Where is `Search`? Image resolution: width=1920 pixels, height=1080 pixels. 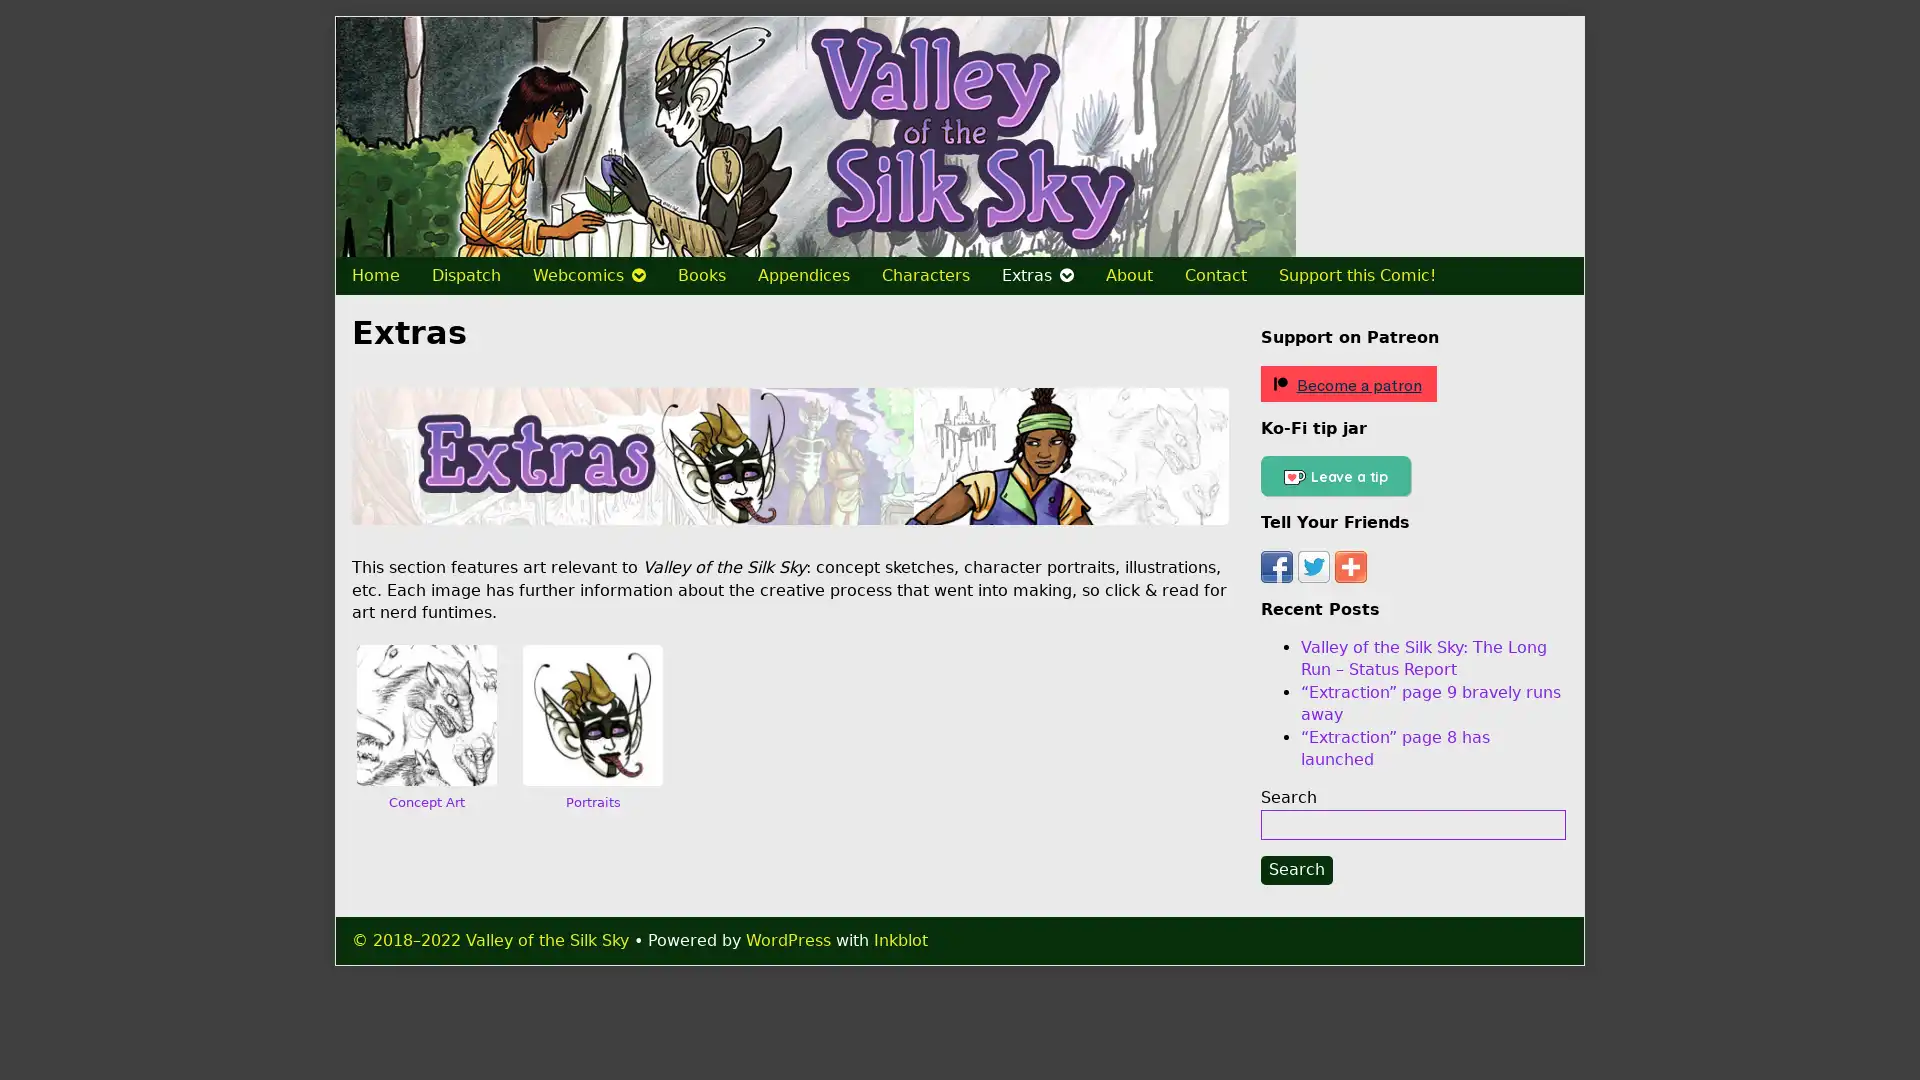
Search is located at coordinates (1296, 869).